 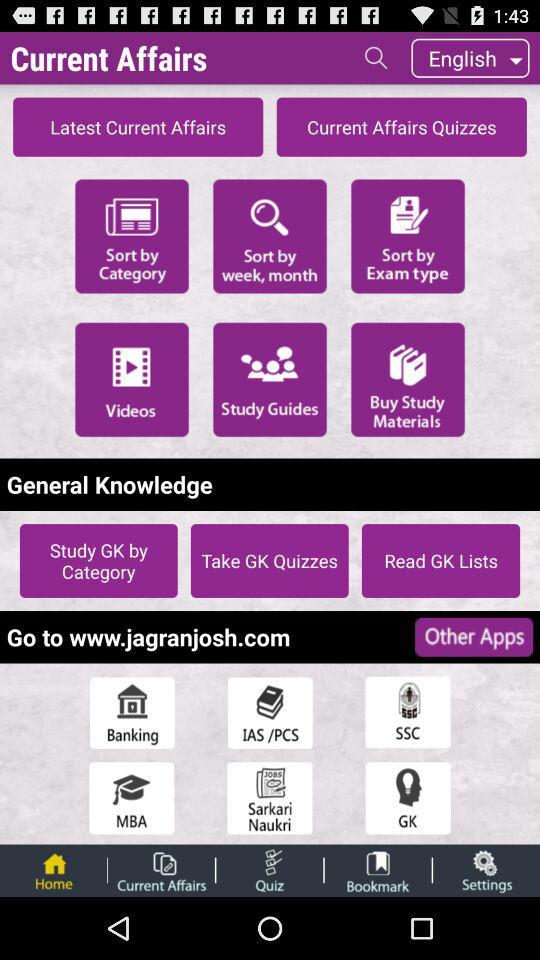 What do you see at coordinates (473, 636) in the screenshot?
I see `find other apps` at bounding box center [473, 636].